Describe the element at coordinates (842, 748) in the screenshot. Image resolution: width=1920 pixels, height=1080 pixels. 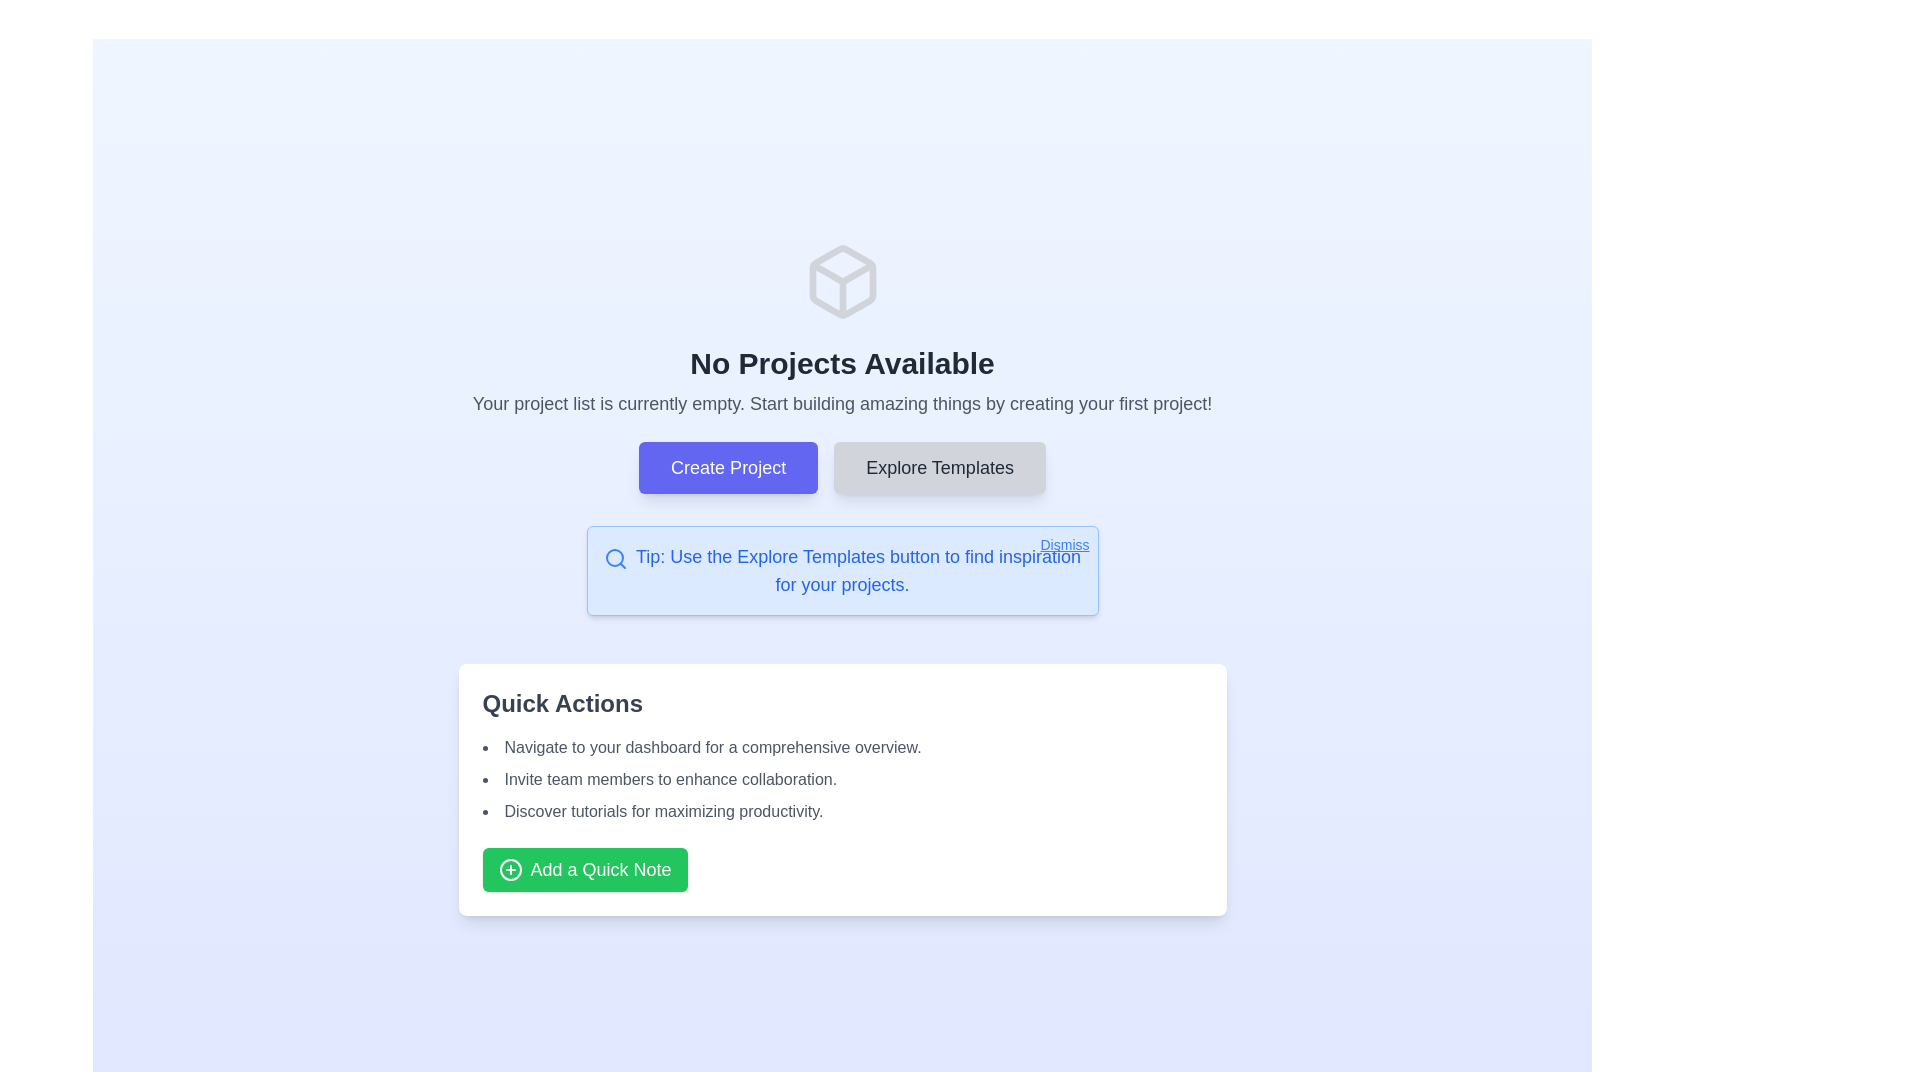
I see `first item of the informational text in the 'Quick Actions' card to understand the suggested action of navigating to the dashboard` at that location.